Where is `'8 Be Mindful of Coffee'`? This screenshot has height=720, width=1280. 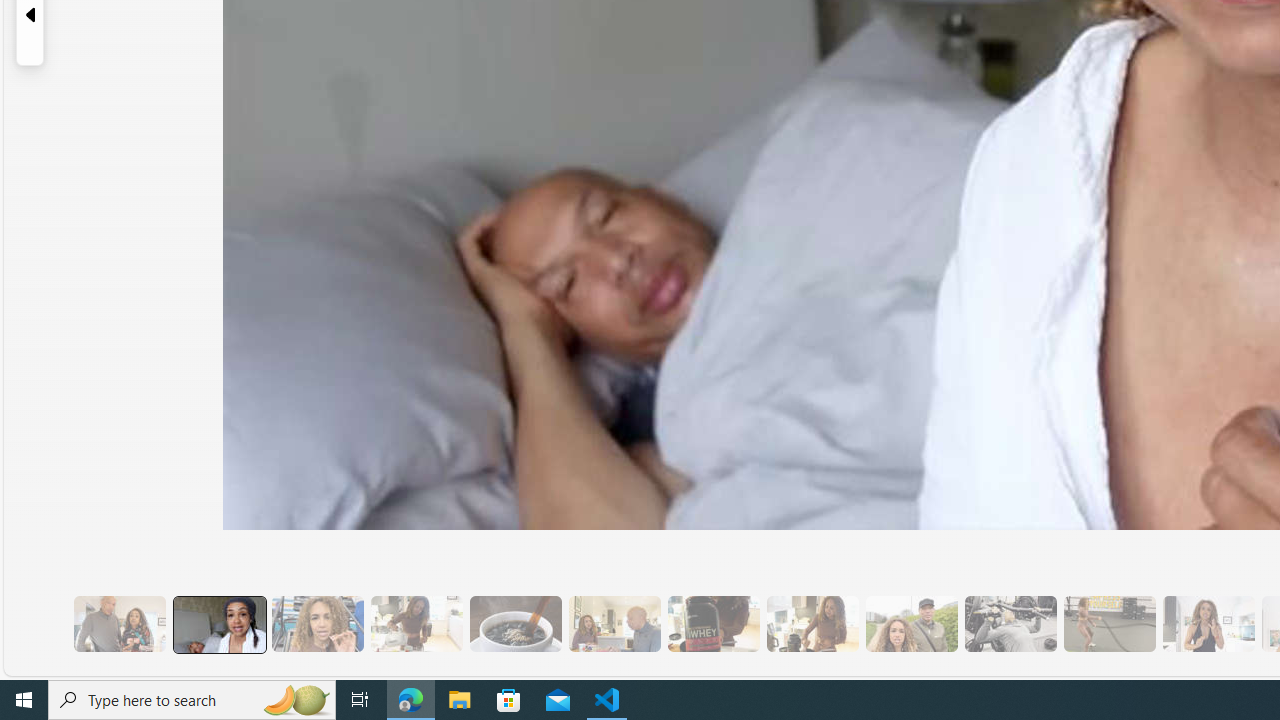 '8 Be Mindful of Coffee' is located at coordinates (515, 623).